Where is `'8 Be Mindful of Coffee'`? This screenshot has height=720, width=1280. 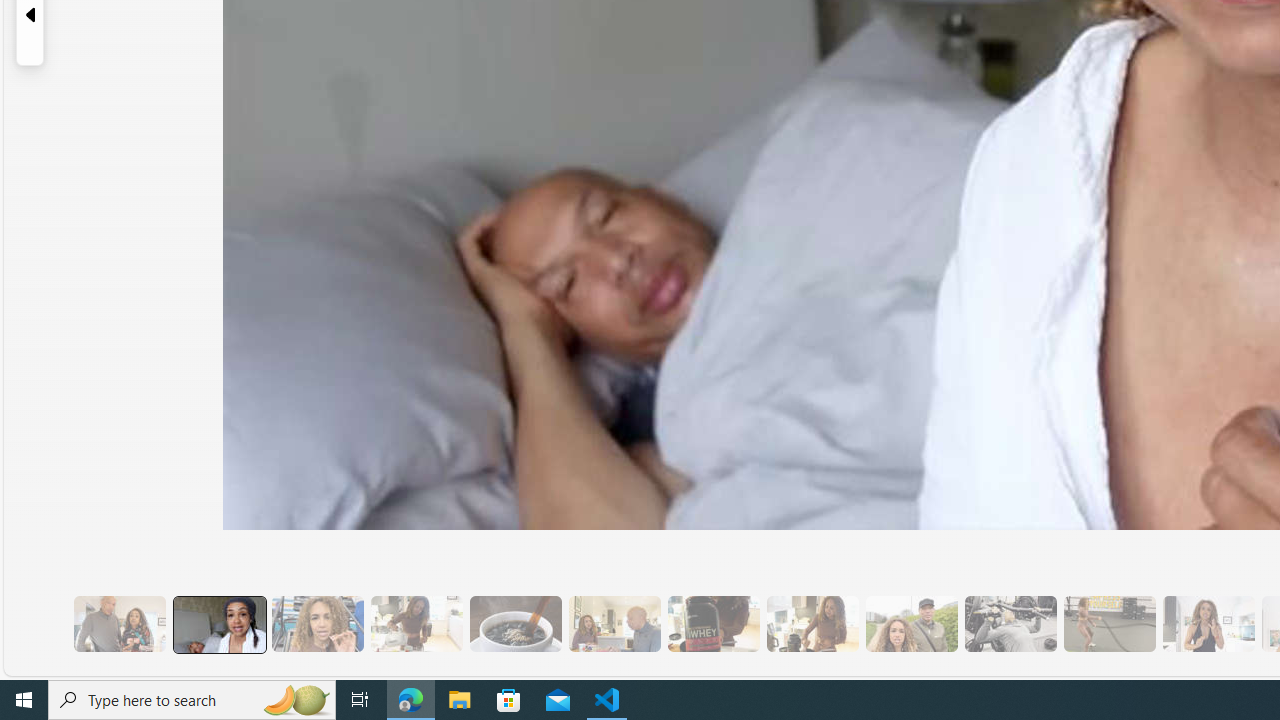 '8 Be Mindful of Coffee' is located at coordinates (515, 623).